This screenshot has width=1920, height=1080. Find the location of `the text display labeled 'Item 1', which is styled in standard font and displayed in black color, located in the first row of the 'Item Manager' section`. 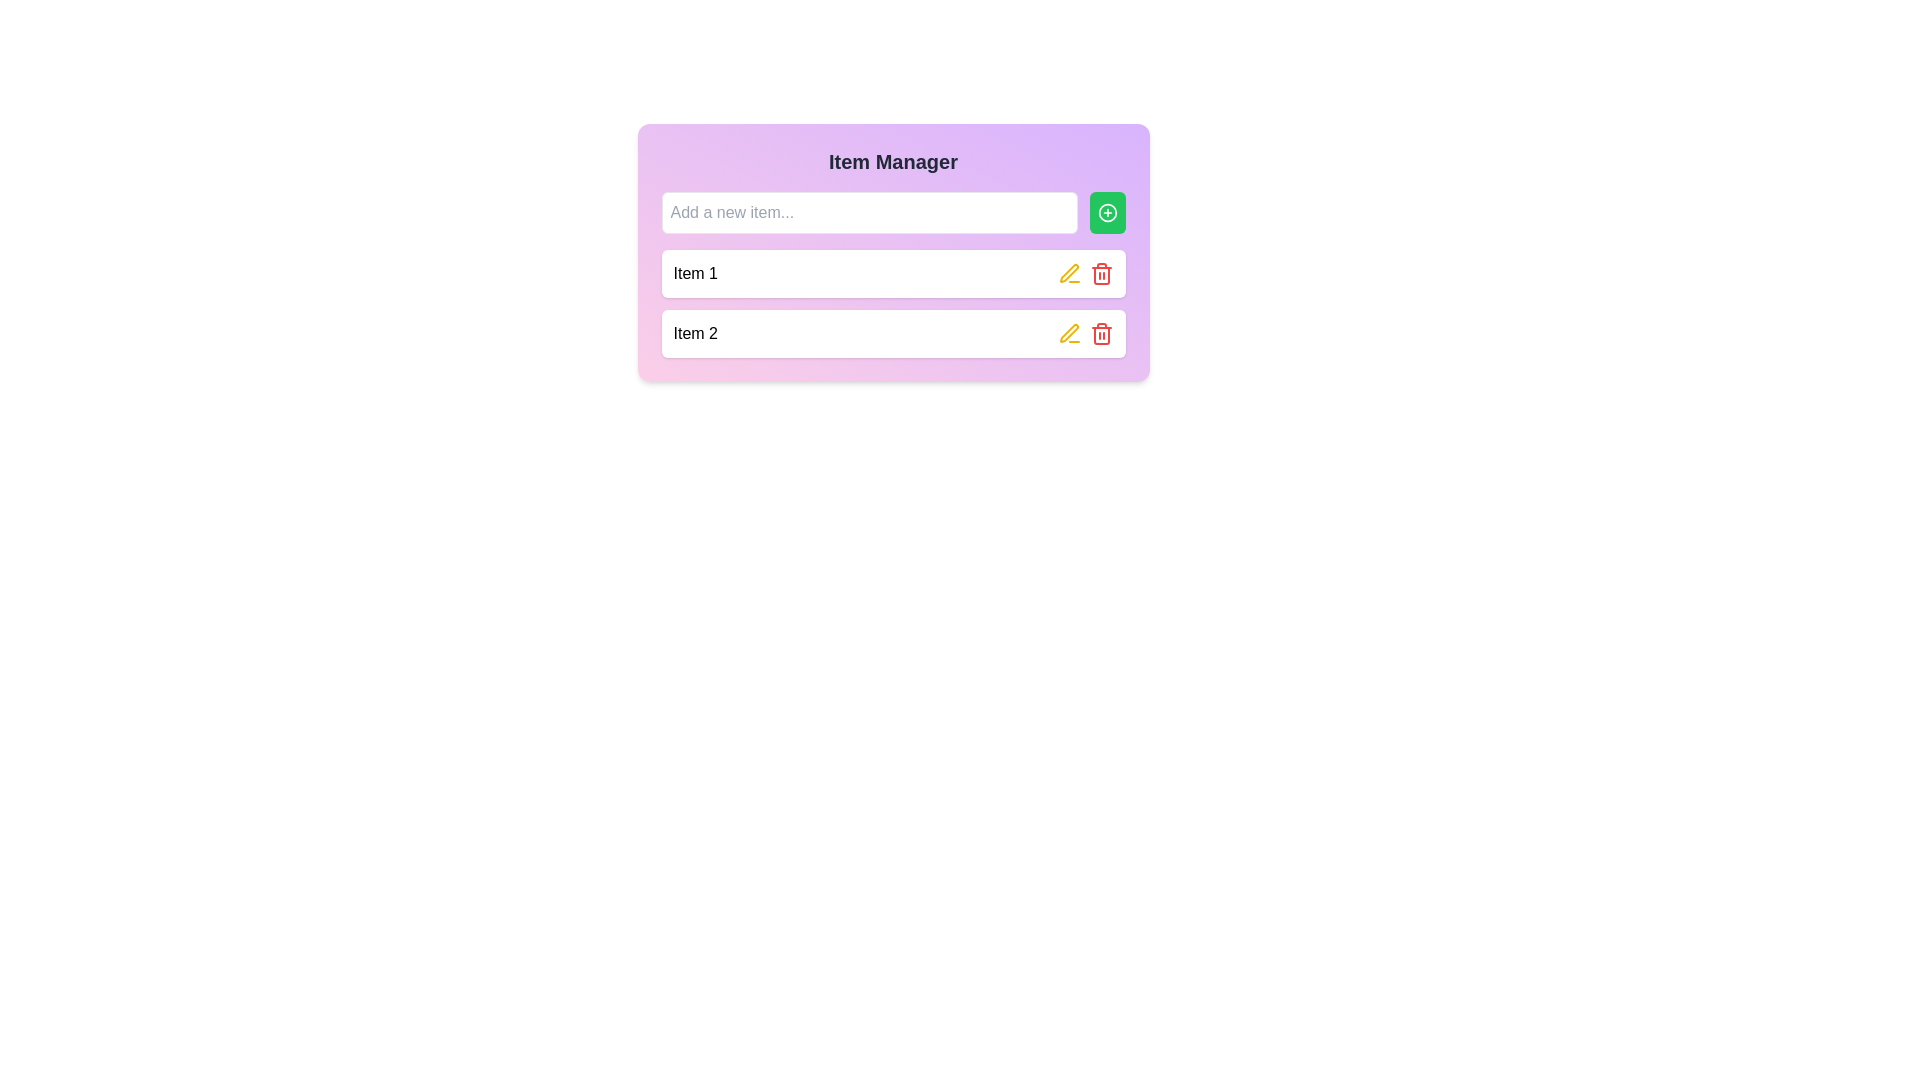

the text display labeled 'Item 1', which is styled in standard font and displayed in black color, located in the first row of the 'Item Manager' section is located at coordinates (695, 273).